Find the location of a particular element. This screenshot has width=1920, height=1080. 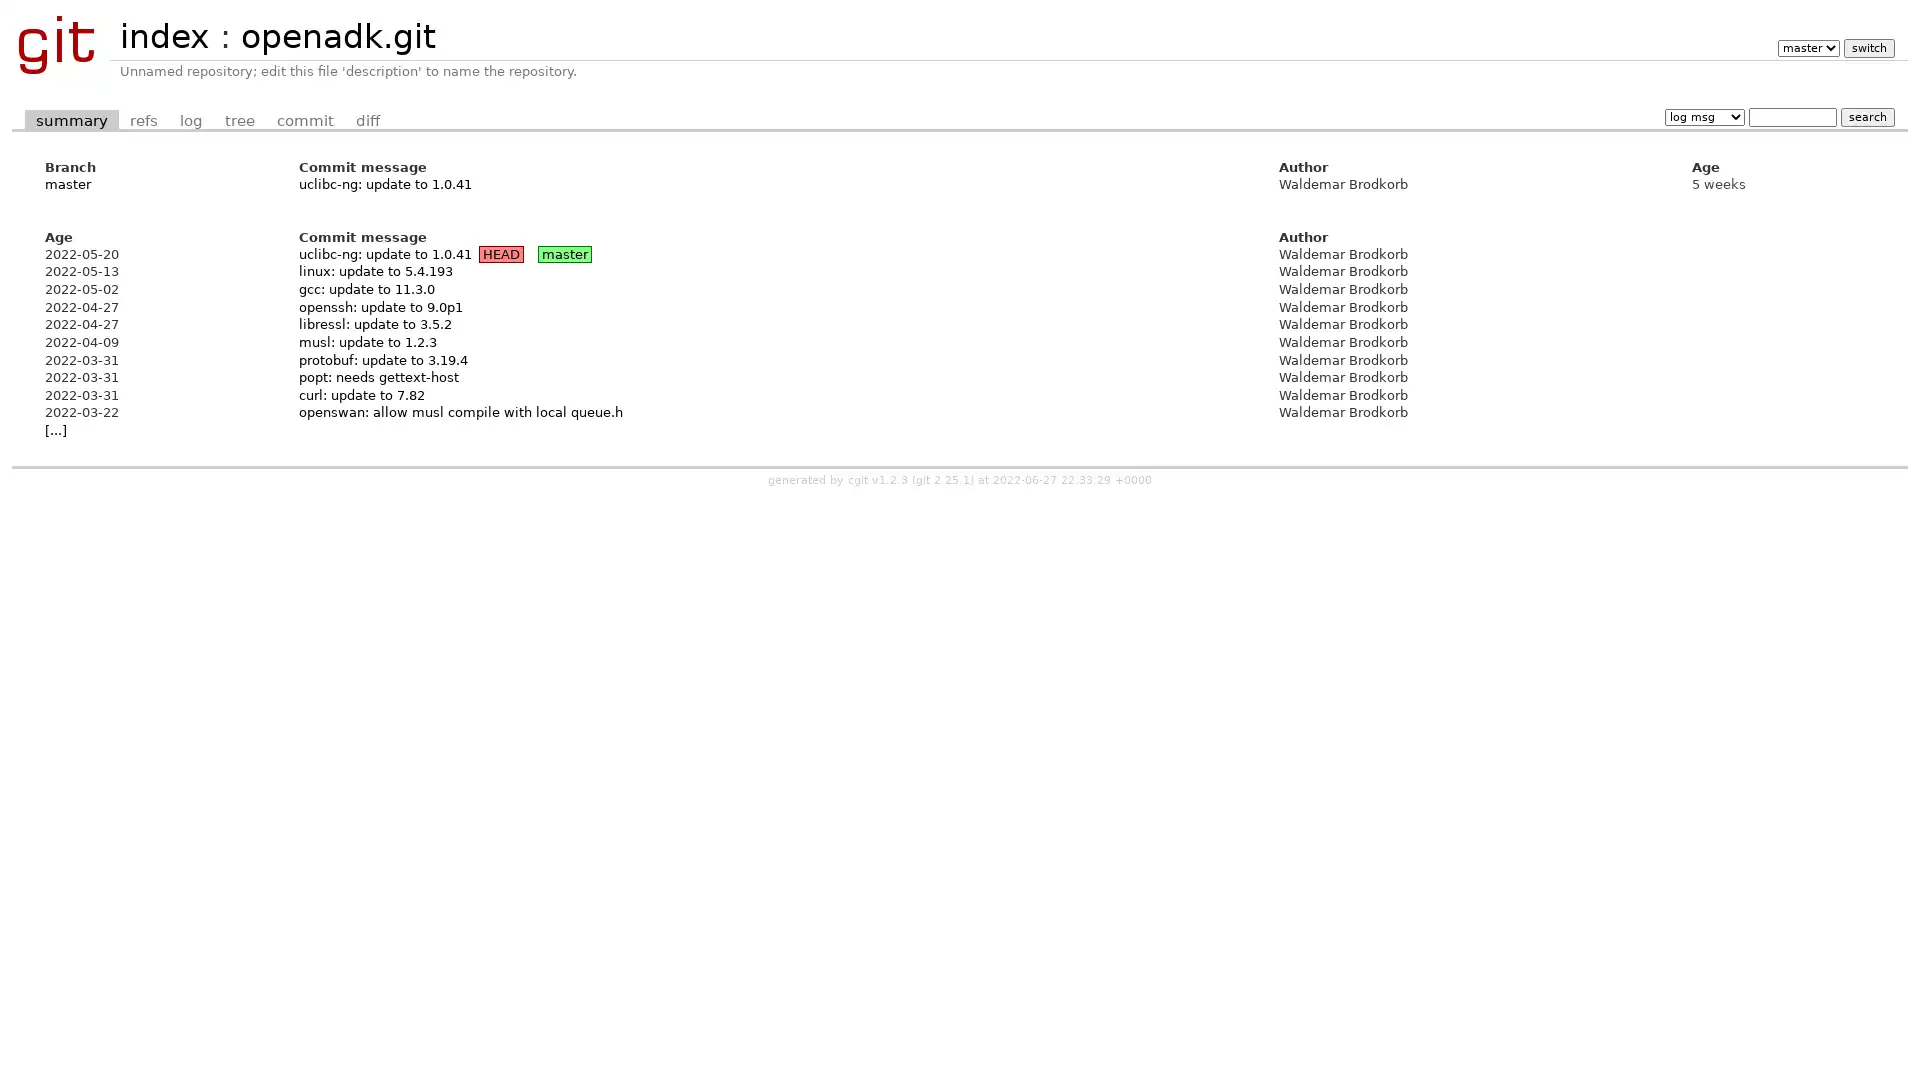

switch is located at coordinates (1867, 47).